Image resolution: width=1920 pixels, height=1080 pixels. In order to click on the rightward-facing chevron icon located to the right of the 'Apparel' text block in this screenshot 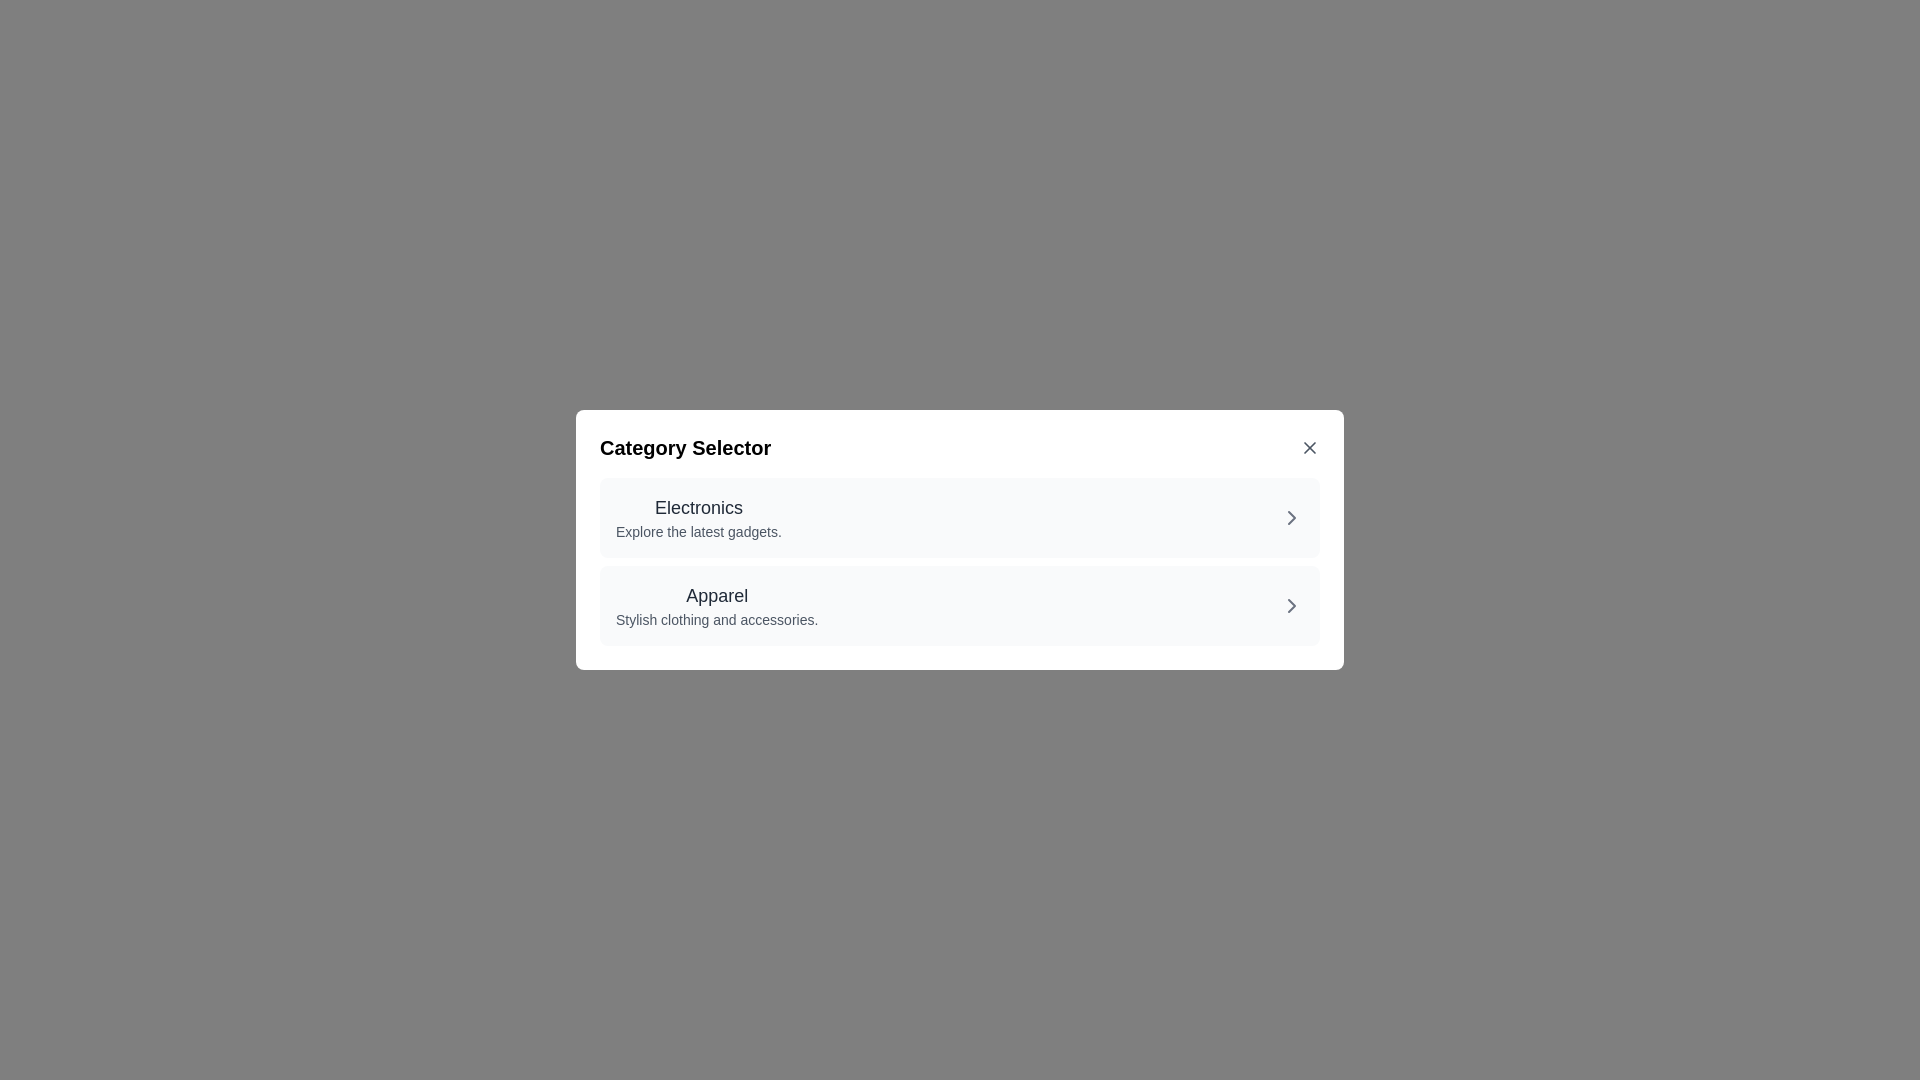, I will do `click(1291, 604)`.